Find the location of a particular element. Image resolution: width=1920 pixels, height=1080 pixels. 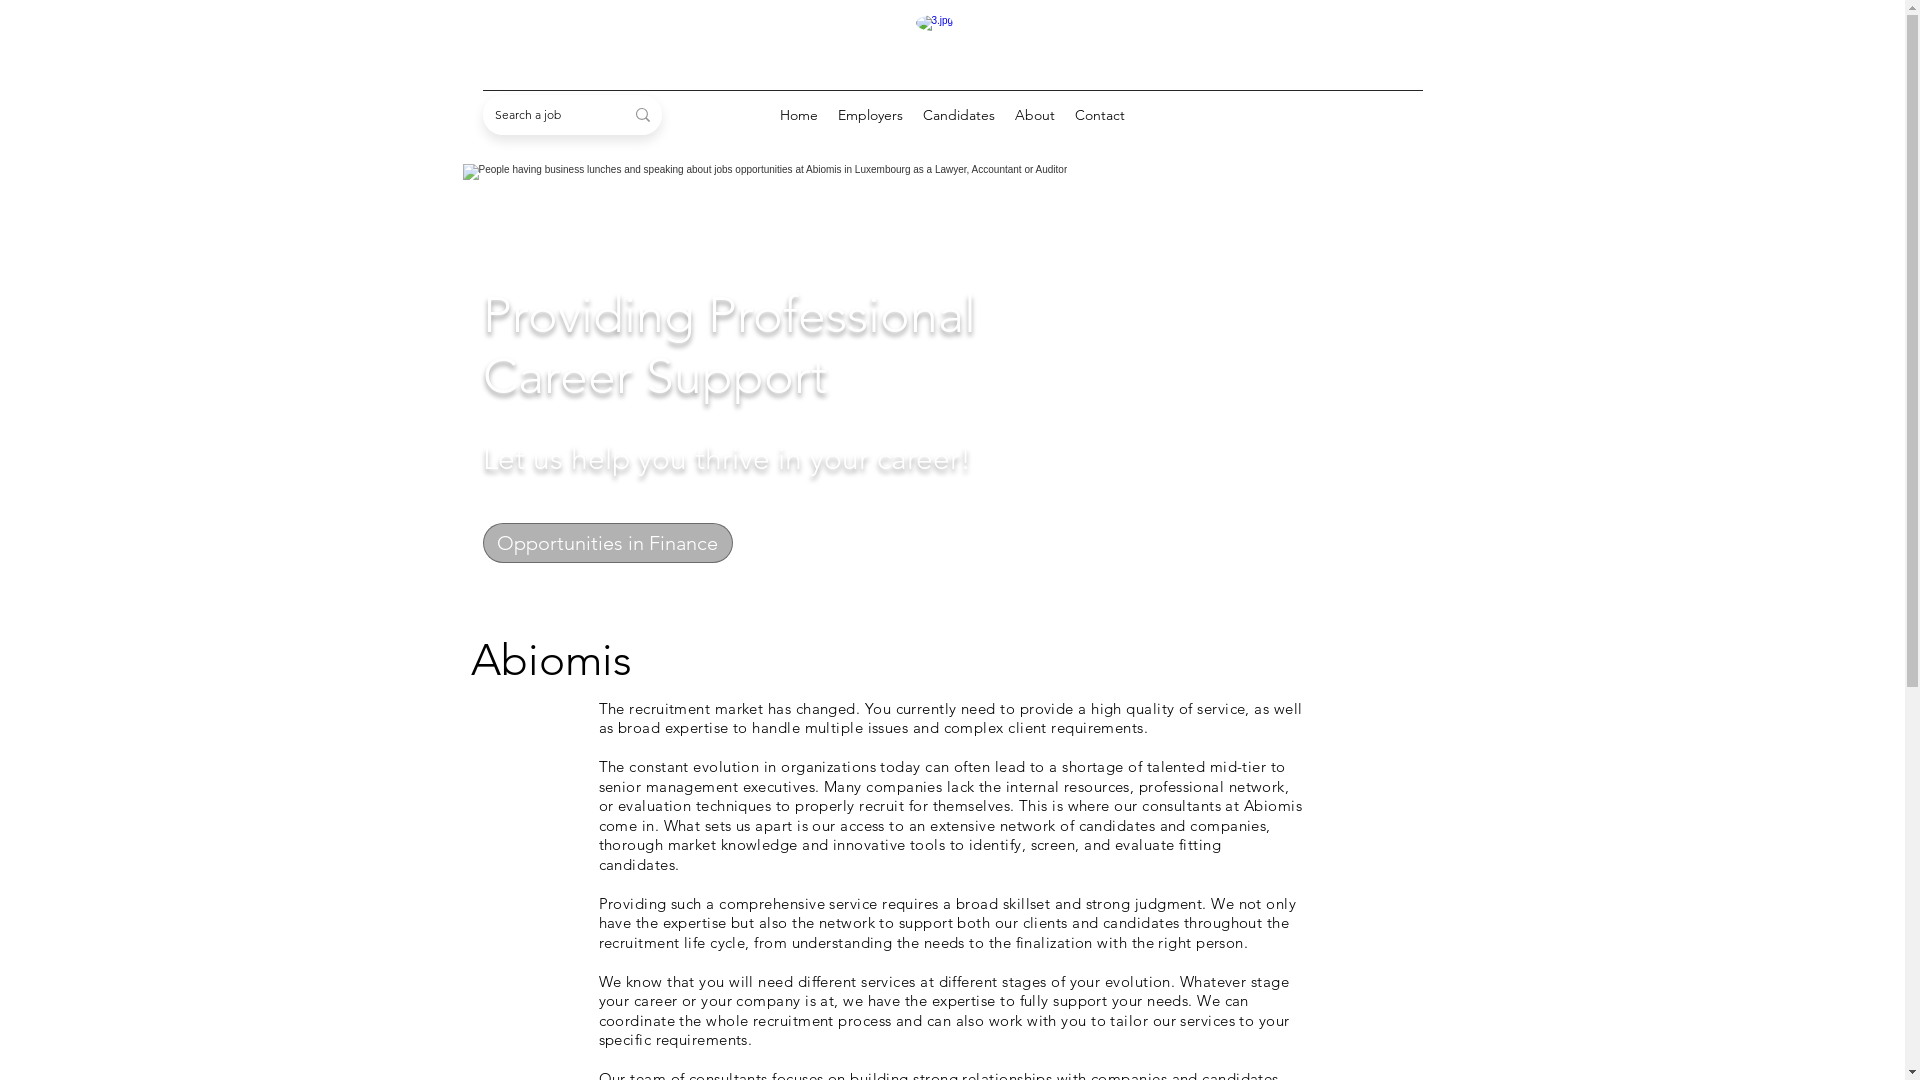

'Contact' is located at coordinates (1098, 115).